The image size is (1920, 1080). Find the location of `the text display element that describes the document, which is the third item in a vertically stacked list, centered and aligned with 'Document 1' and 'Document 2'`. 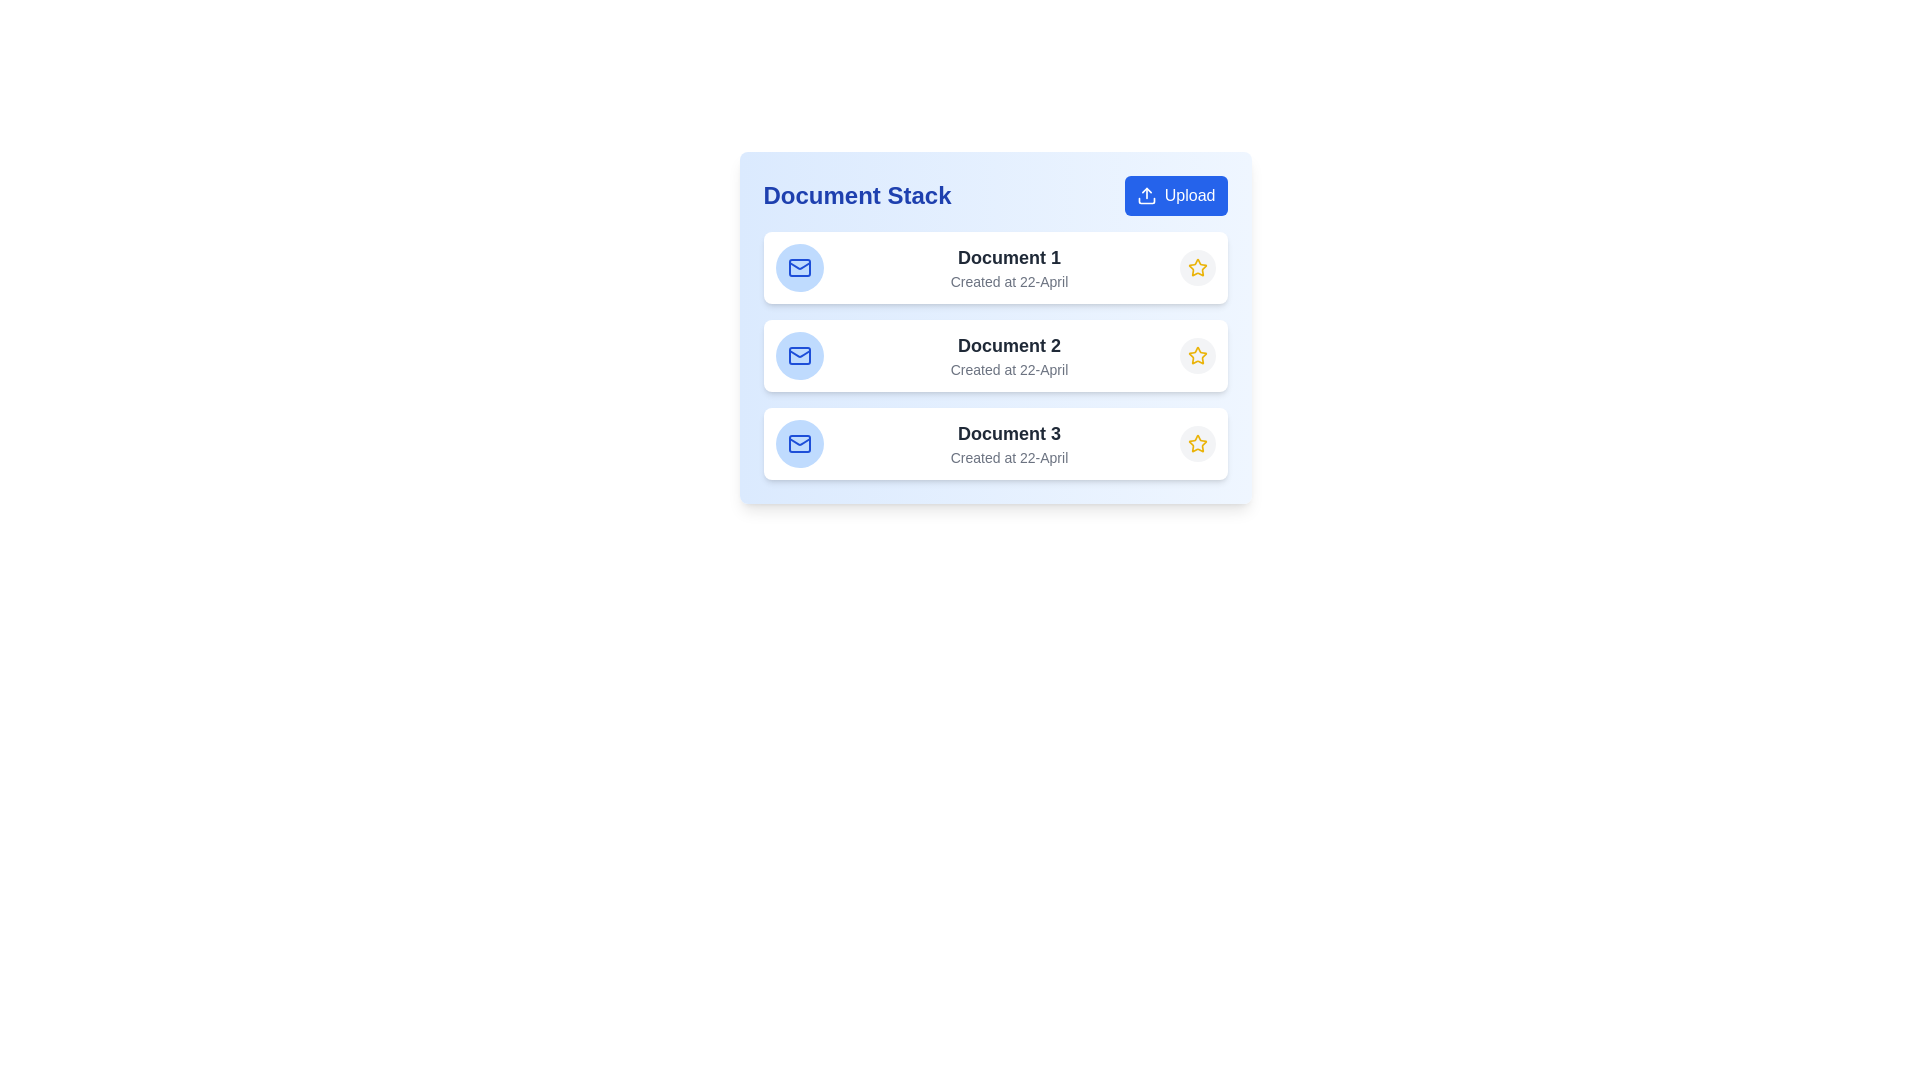

the text display element that describes the document, which is the third item in a vertically stacked list, centered and aligned with 'Document 1' and 'Document 2' is located at coordinates (1009, 442).